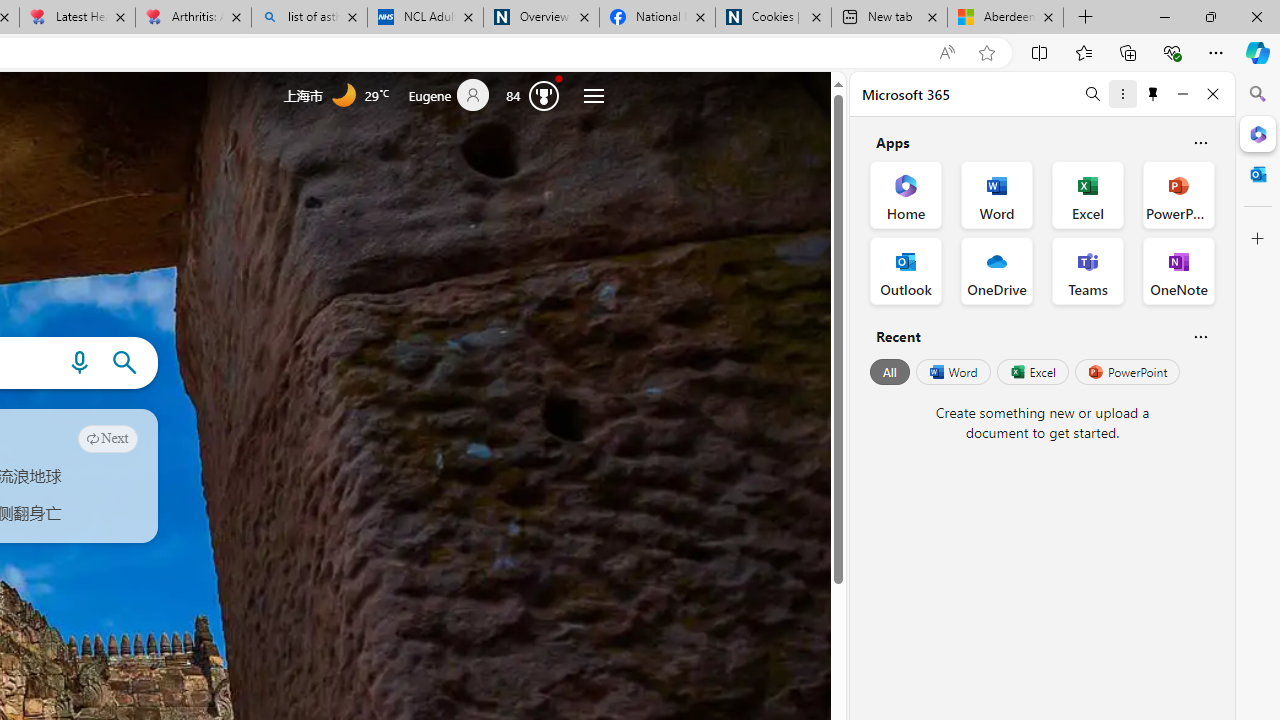 The width and height of the screenshot is (1280, 720). What do you see at coordinates (997, 271) in the screenshot?
I see `'OneDrive Office App'` at bounding box center [997, 271].